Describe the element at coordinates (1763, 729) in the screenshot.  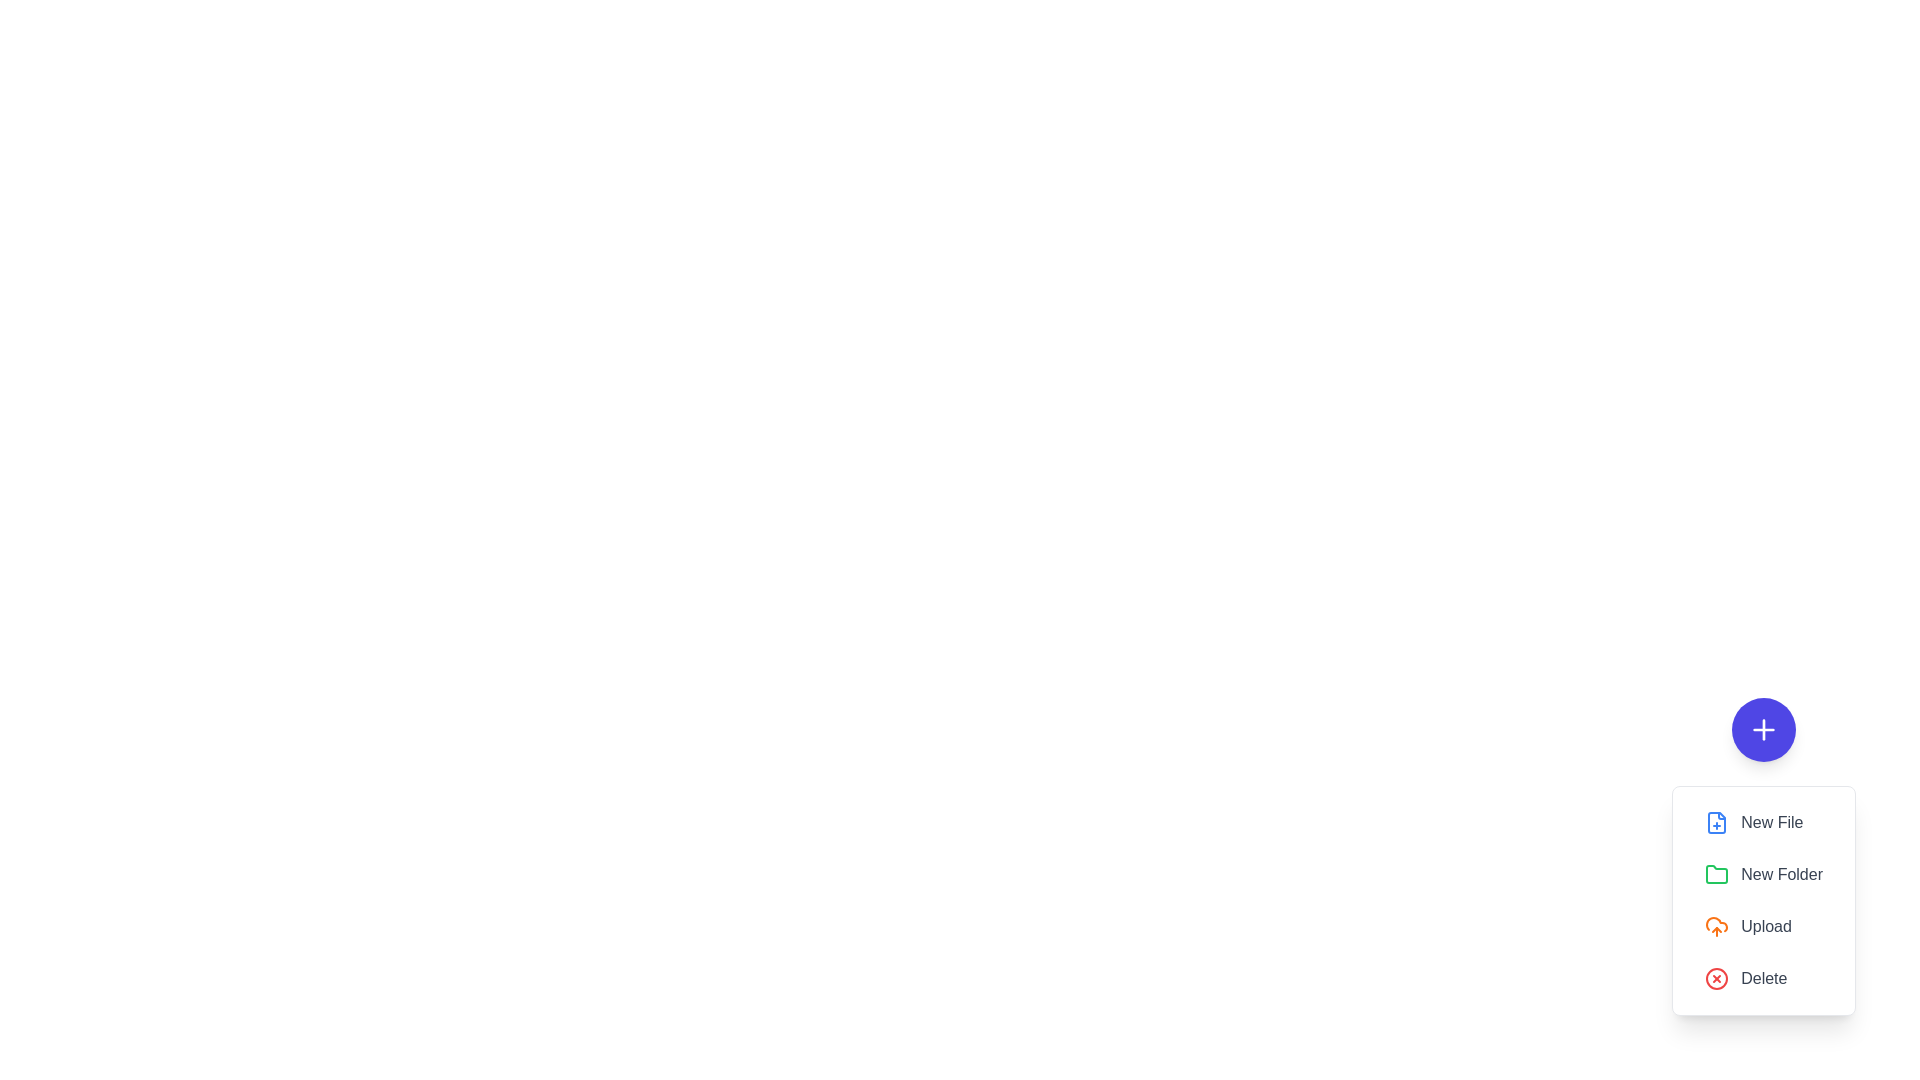
I see `the button to toggle the visibility of the action menu` at that location.